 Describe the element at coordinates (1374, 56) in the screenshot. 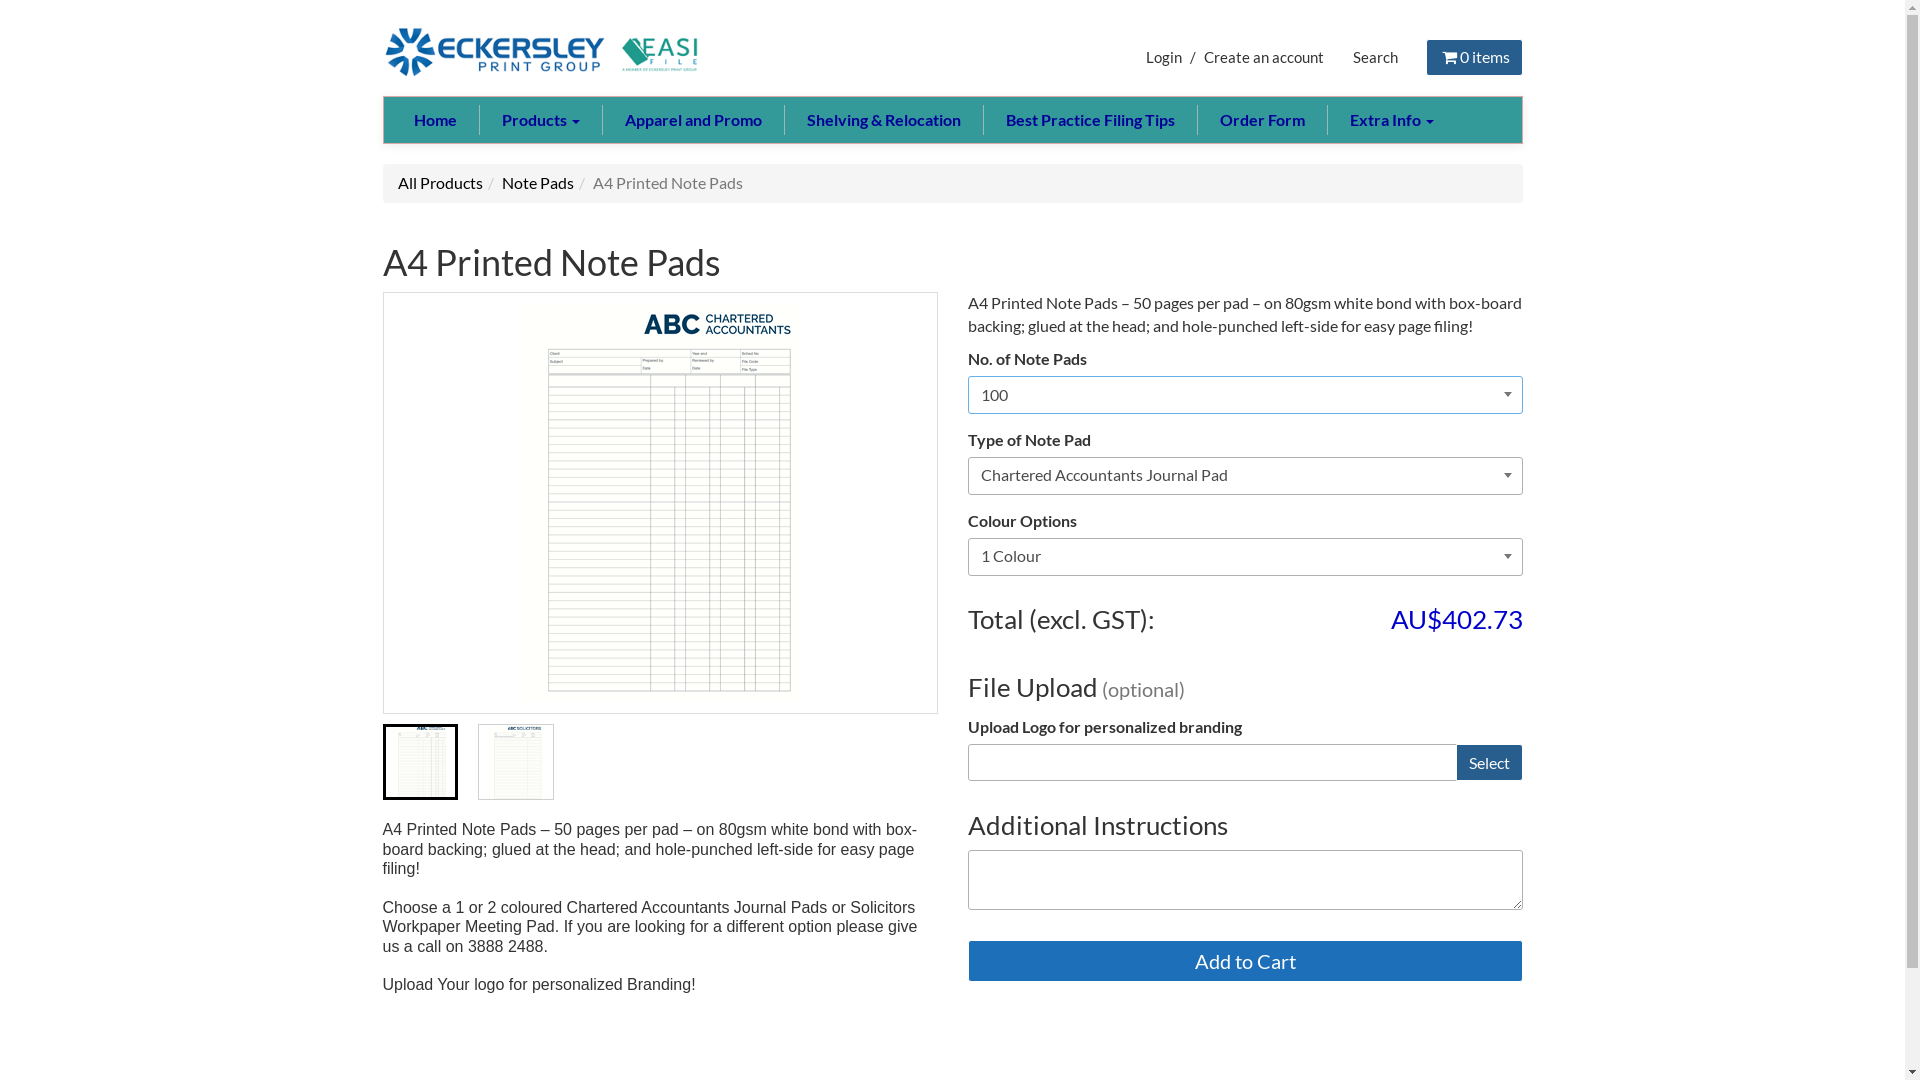

I see `'Search'` at that location.